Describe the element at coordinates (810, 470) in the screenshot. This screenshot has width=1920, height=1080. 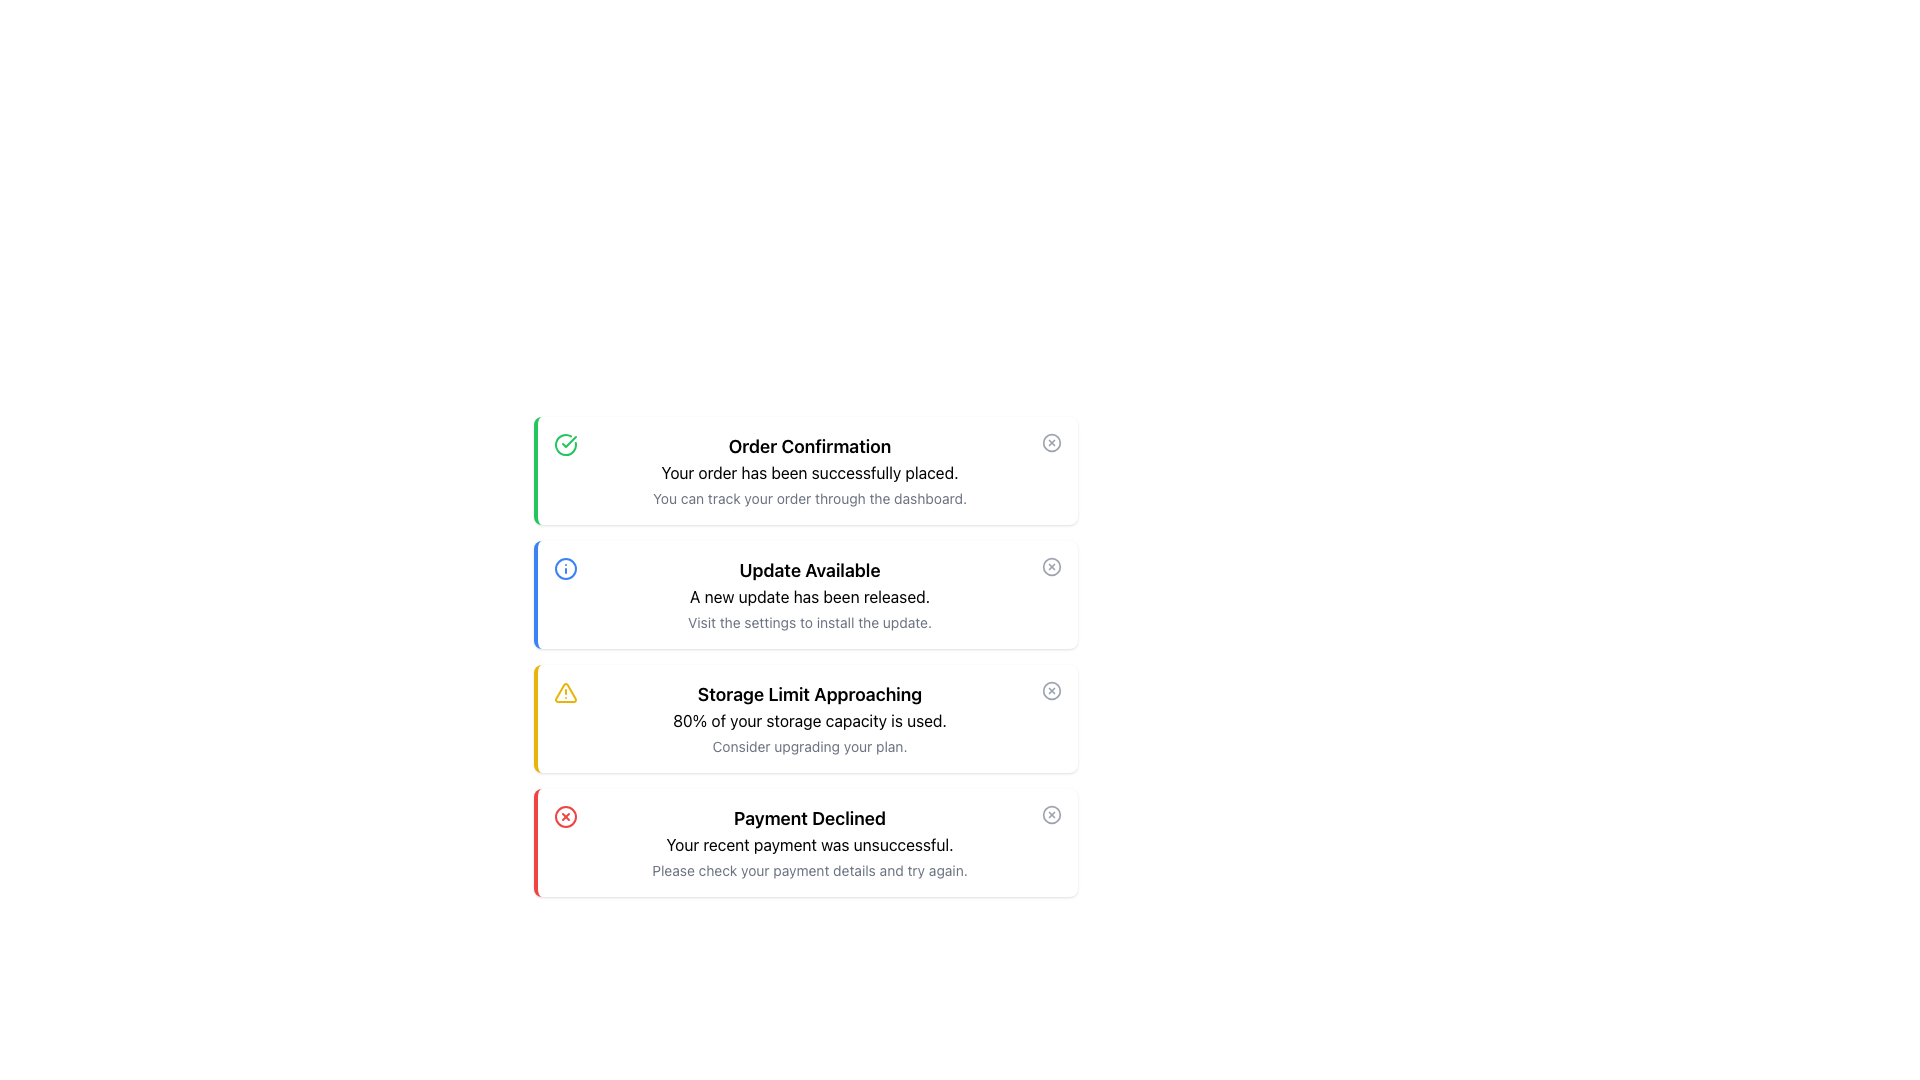
I see `the success message displayed in the Notification Card titled 'Order Confirmation', which is visually distinguished by a green border and an accompanying icon` at that location.